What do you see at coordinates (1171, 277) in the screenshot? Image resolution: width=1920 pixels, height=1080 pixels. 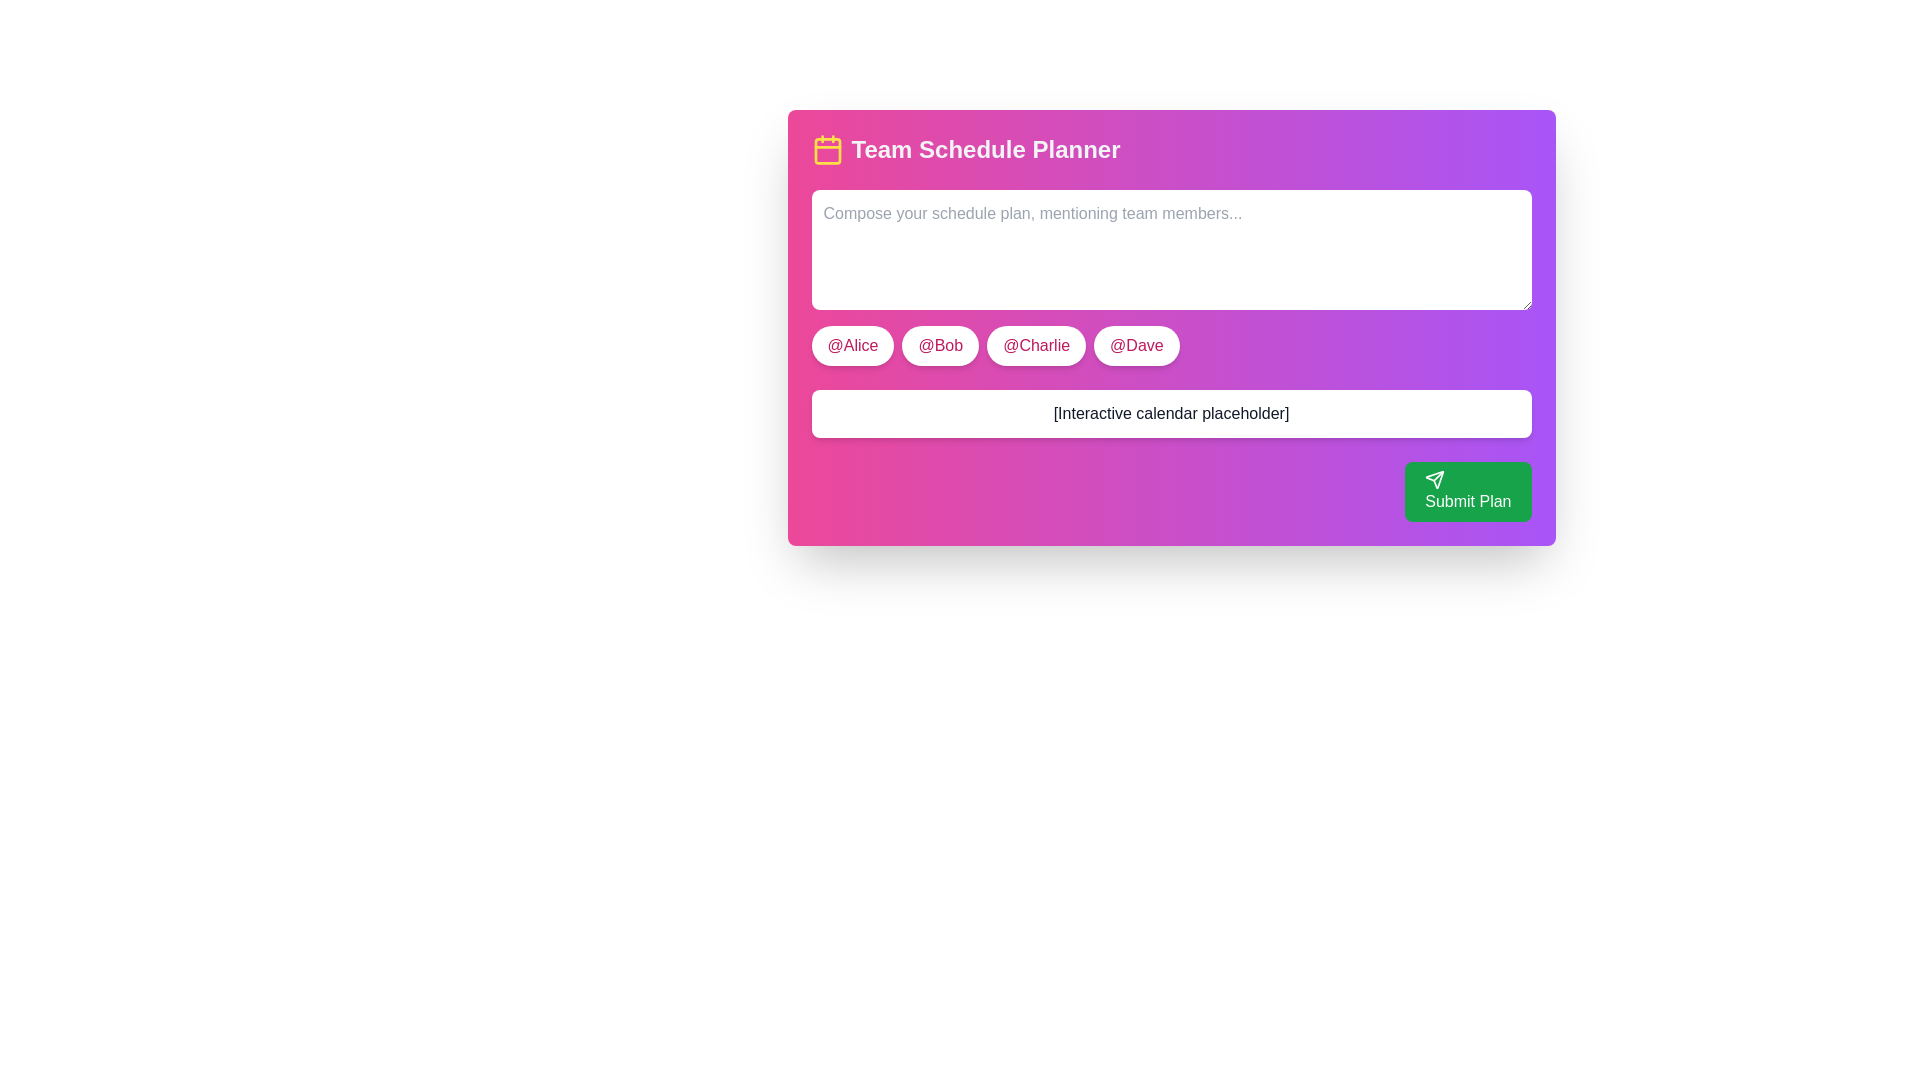 I see `the text in the rectangular text input area with a white background and rounded corners, which is located below the title 'Team Schedule Planner' and above the interactive team member tags` at bounding box center [1171, 277].